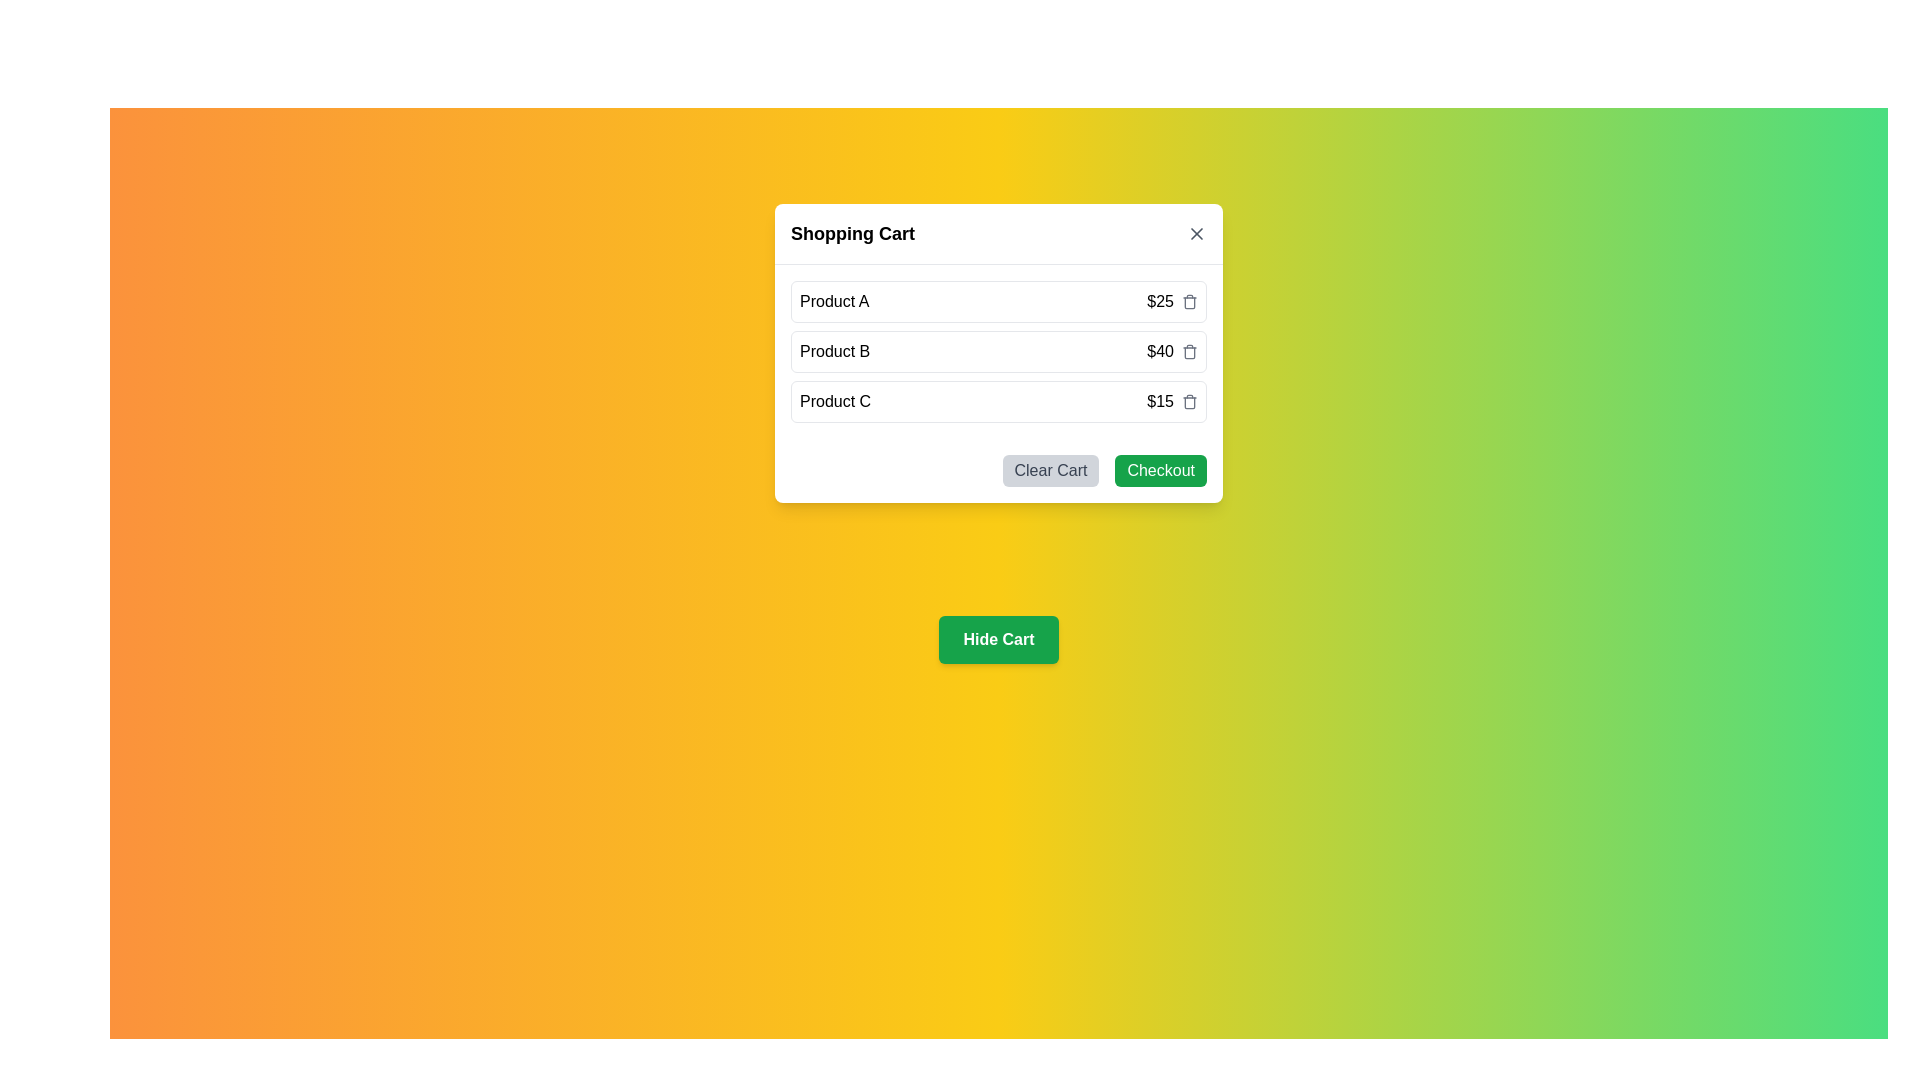 The height and width of the screenshot is (1080, 1920). I want to click on the trash bin icon located to the right of the price '$25' for 'Product A' in the shopping cart list to change its color to red, so click(1190, 303).